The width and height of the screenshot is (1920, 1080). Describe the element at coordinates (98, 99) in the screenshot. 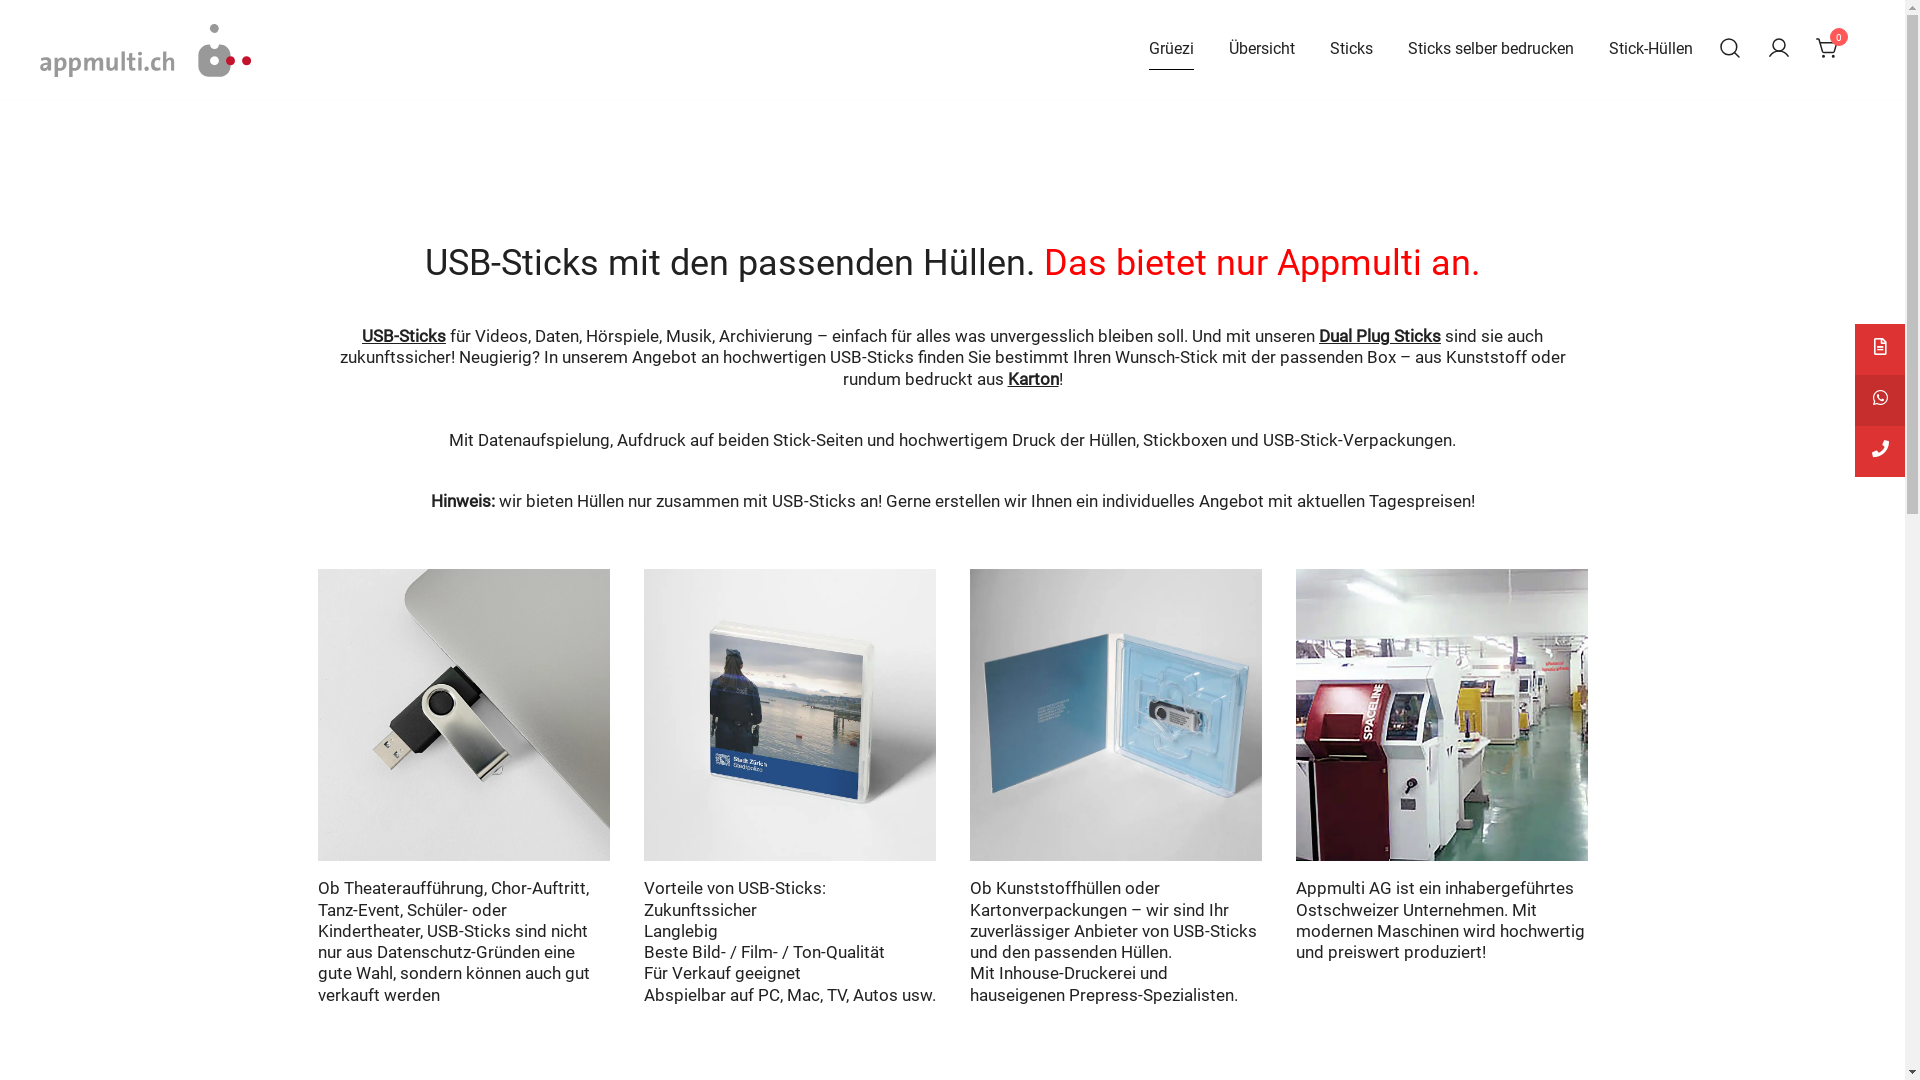

I see `'Appmulti AG'` at that location.